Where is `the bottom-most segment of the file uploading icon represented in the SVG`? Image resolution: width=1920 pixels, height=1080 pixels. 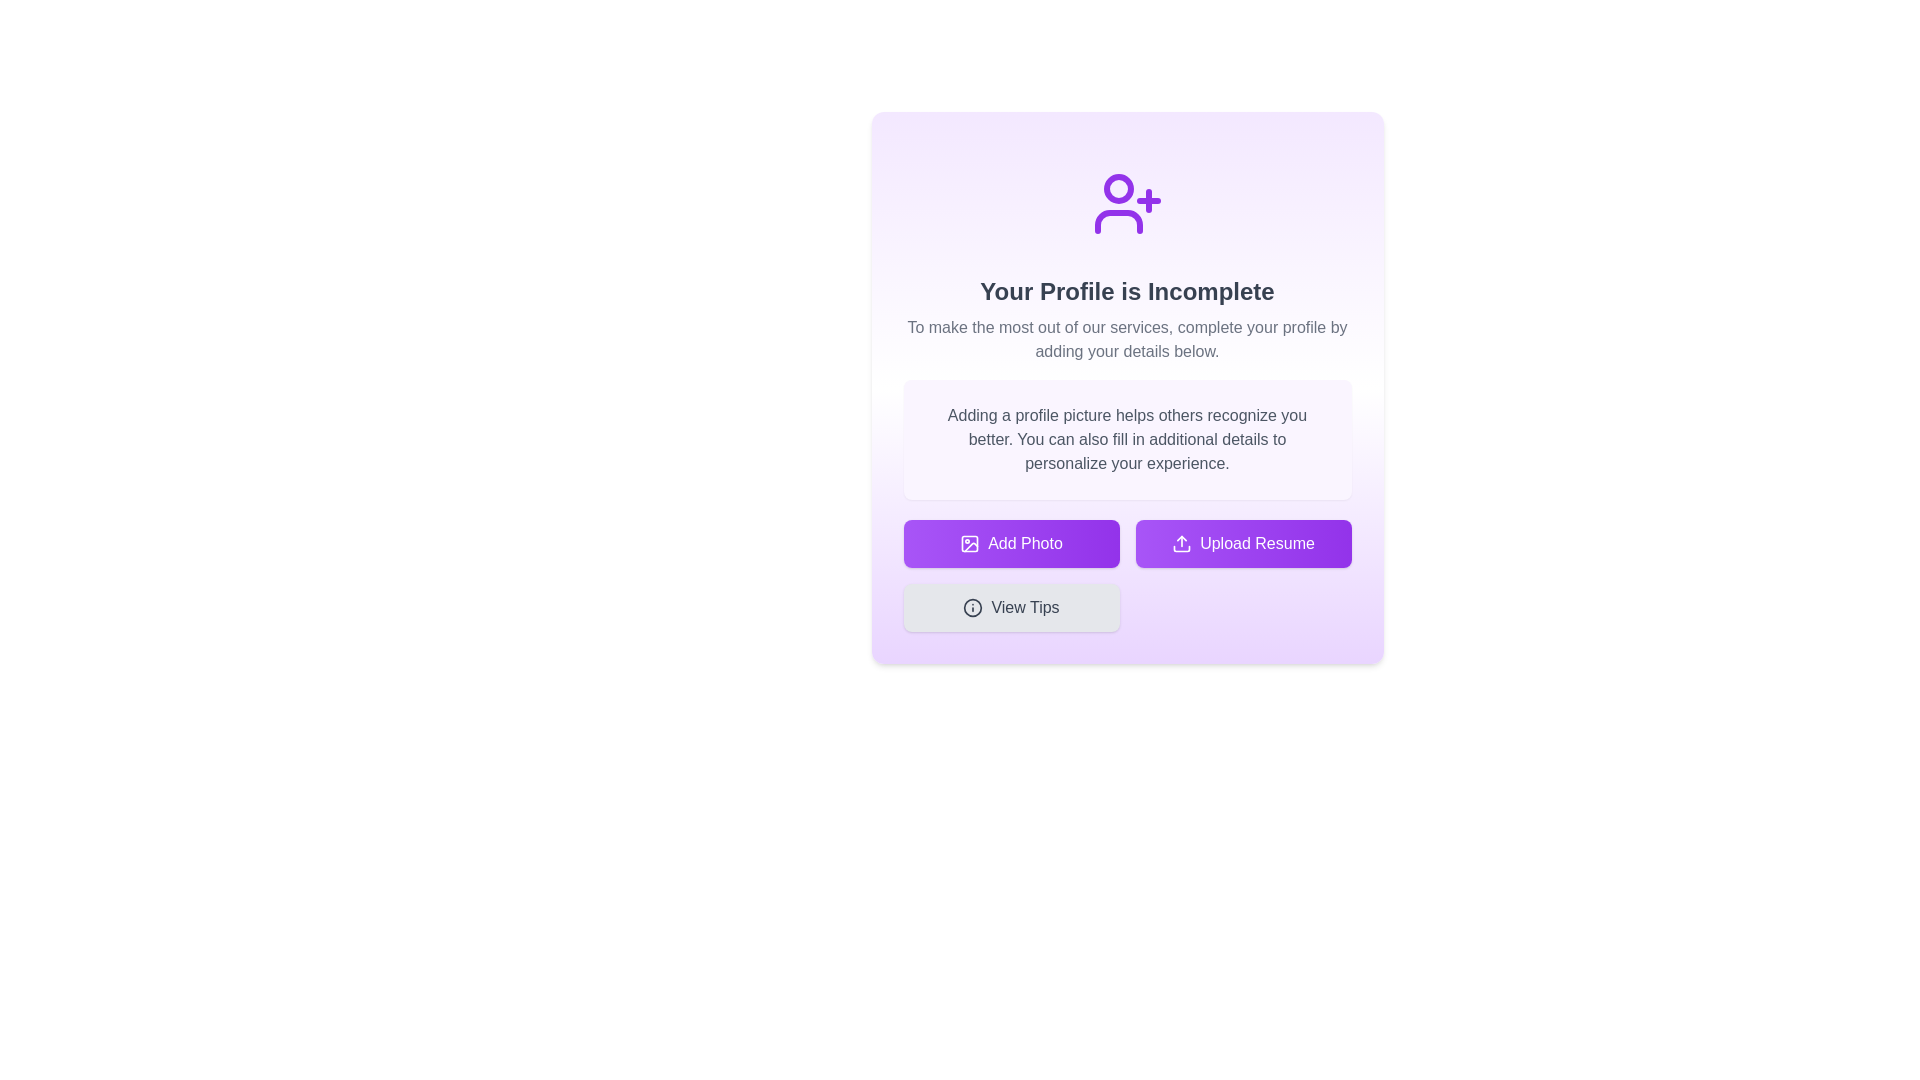
the bottom-most segment of the file uploading icon represented in the SVG is located at coordinates (1182, 548).